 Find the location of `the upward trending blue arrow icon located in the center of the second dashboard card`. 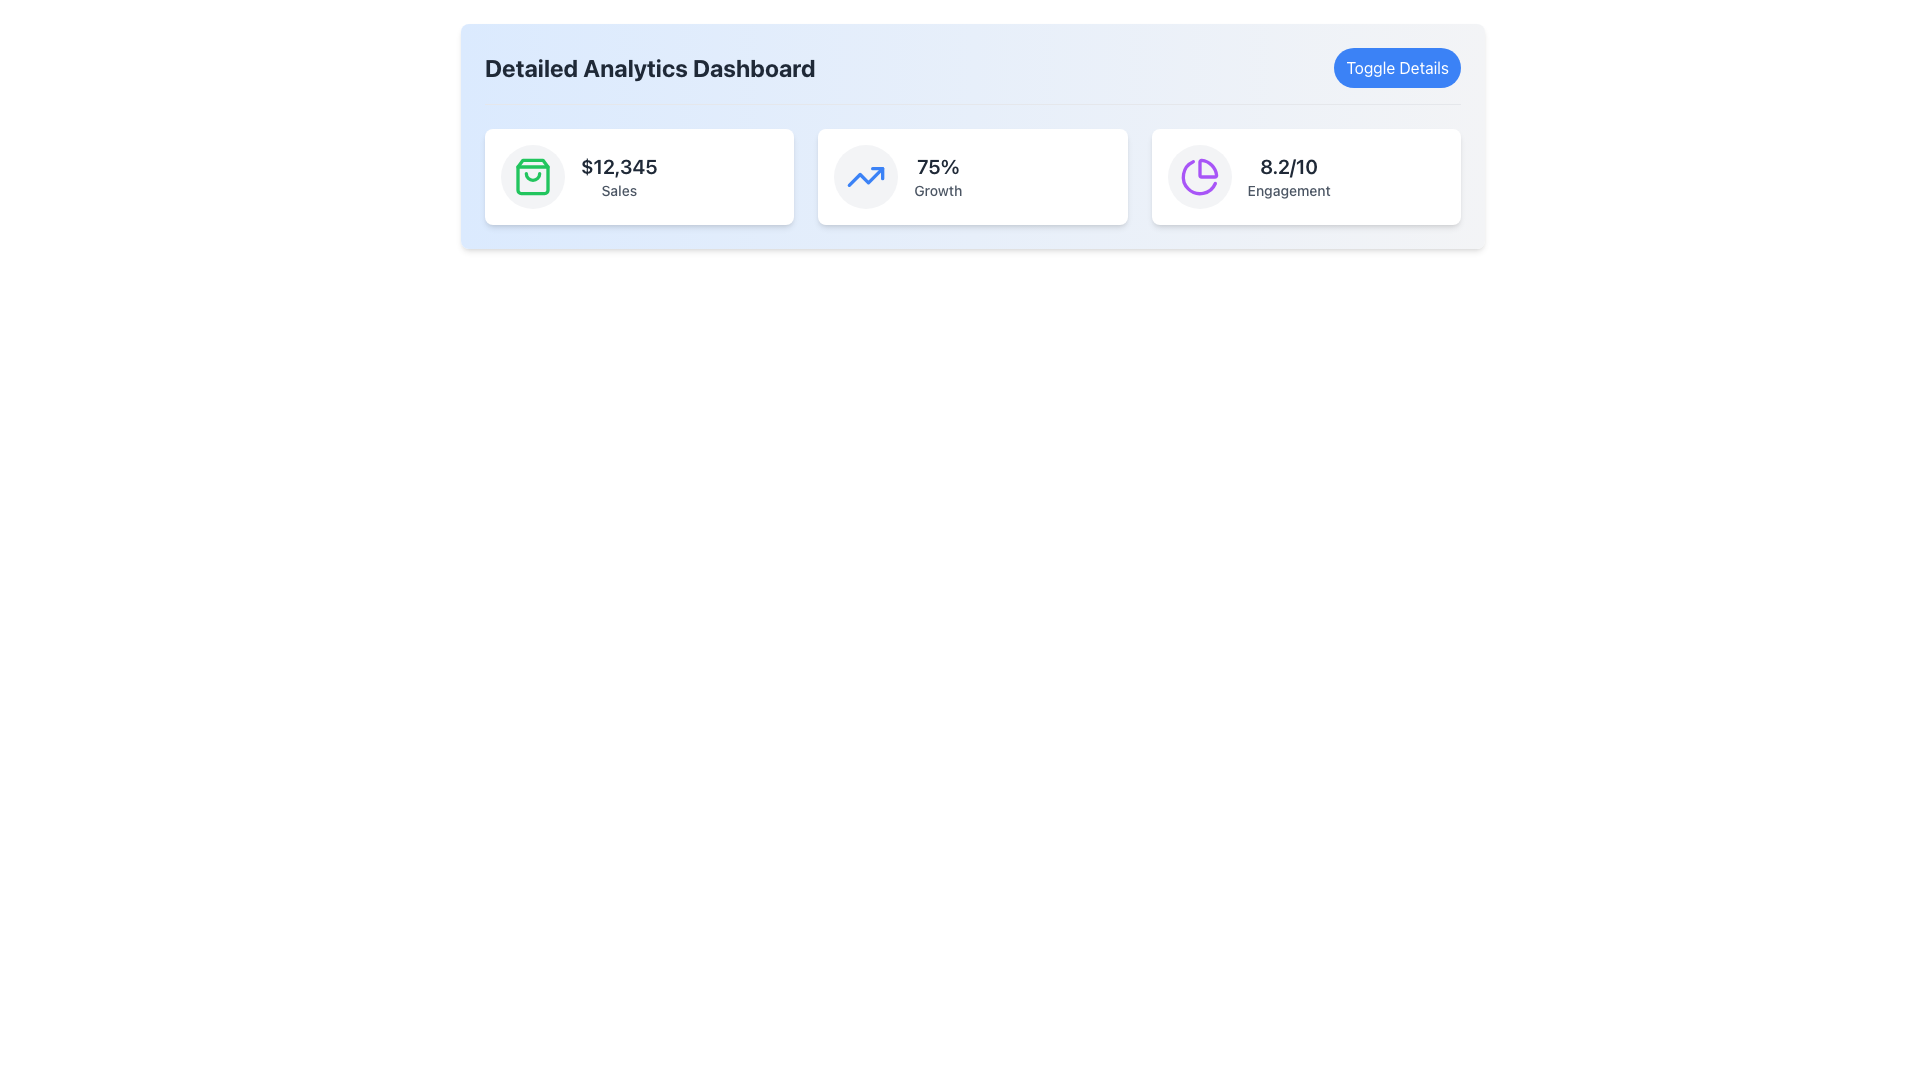

the upward trending blue arrow icon located in the center of the second dashboard card is located at coordinates (866, 176).